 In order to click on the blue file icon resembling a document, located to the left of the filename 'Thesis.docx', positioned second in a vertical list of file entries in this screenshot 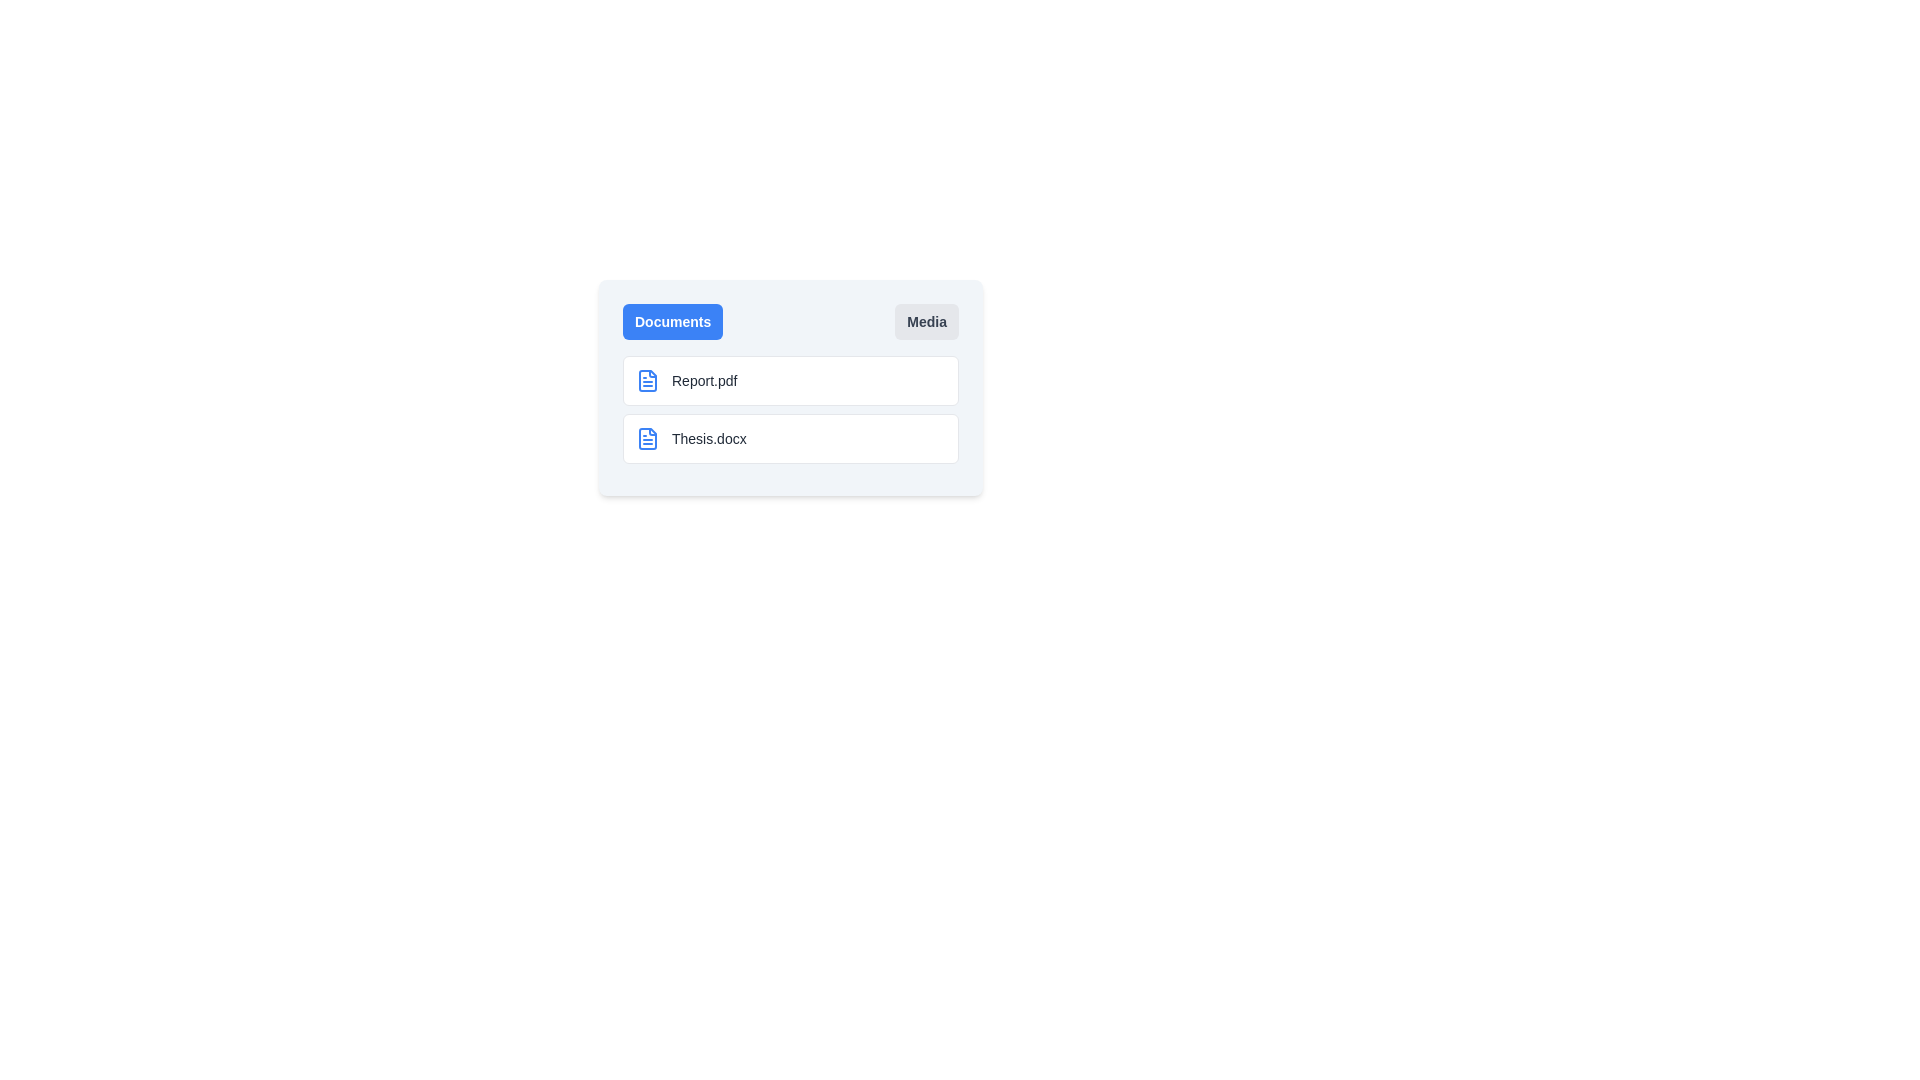, I will do `click(648, 438)`.